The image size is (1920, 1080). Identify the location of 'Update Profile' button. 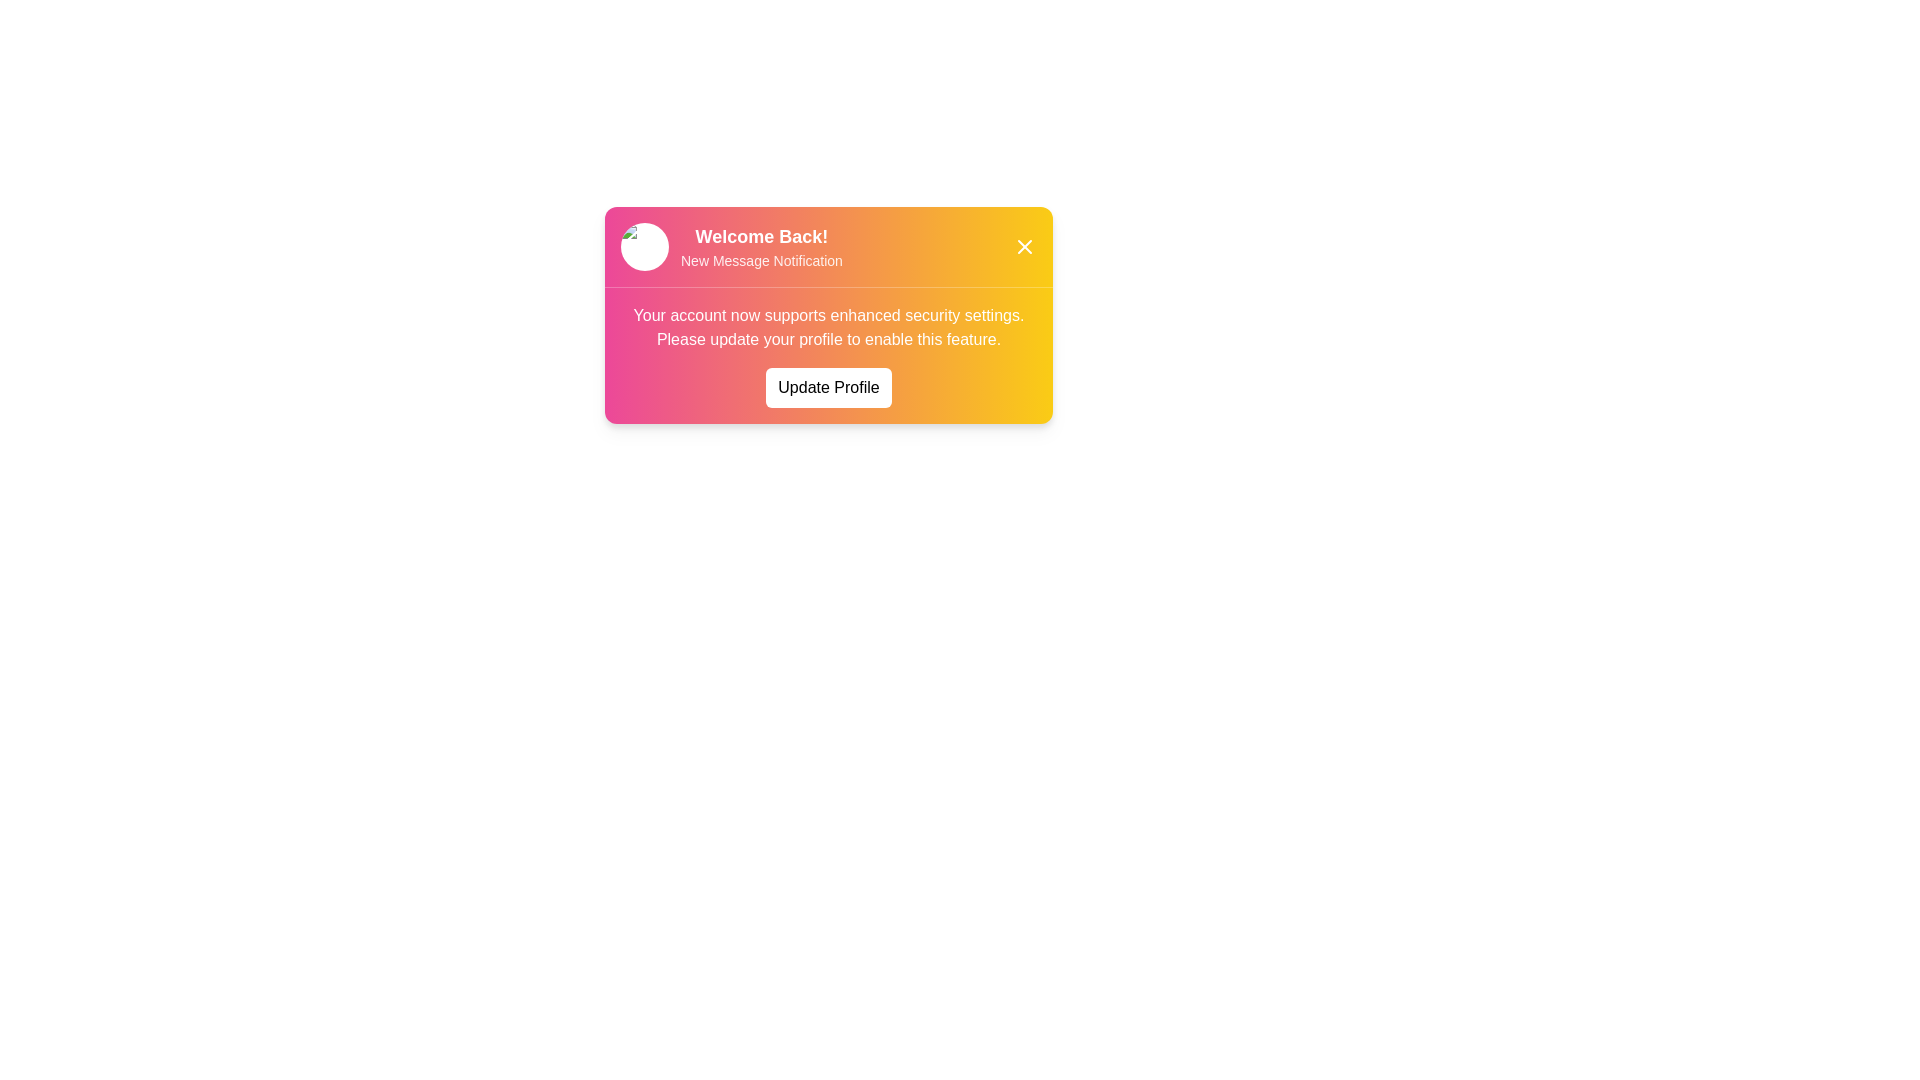
(829, 388).